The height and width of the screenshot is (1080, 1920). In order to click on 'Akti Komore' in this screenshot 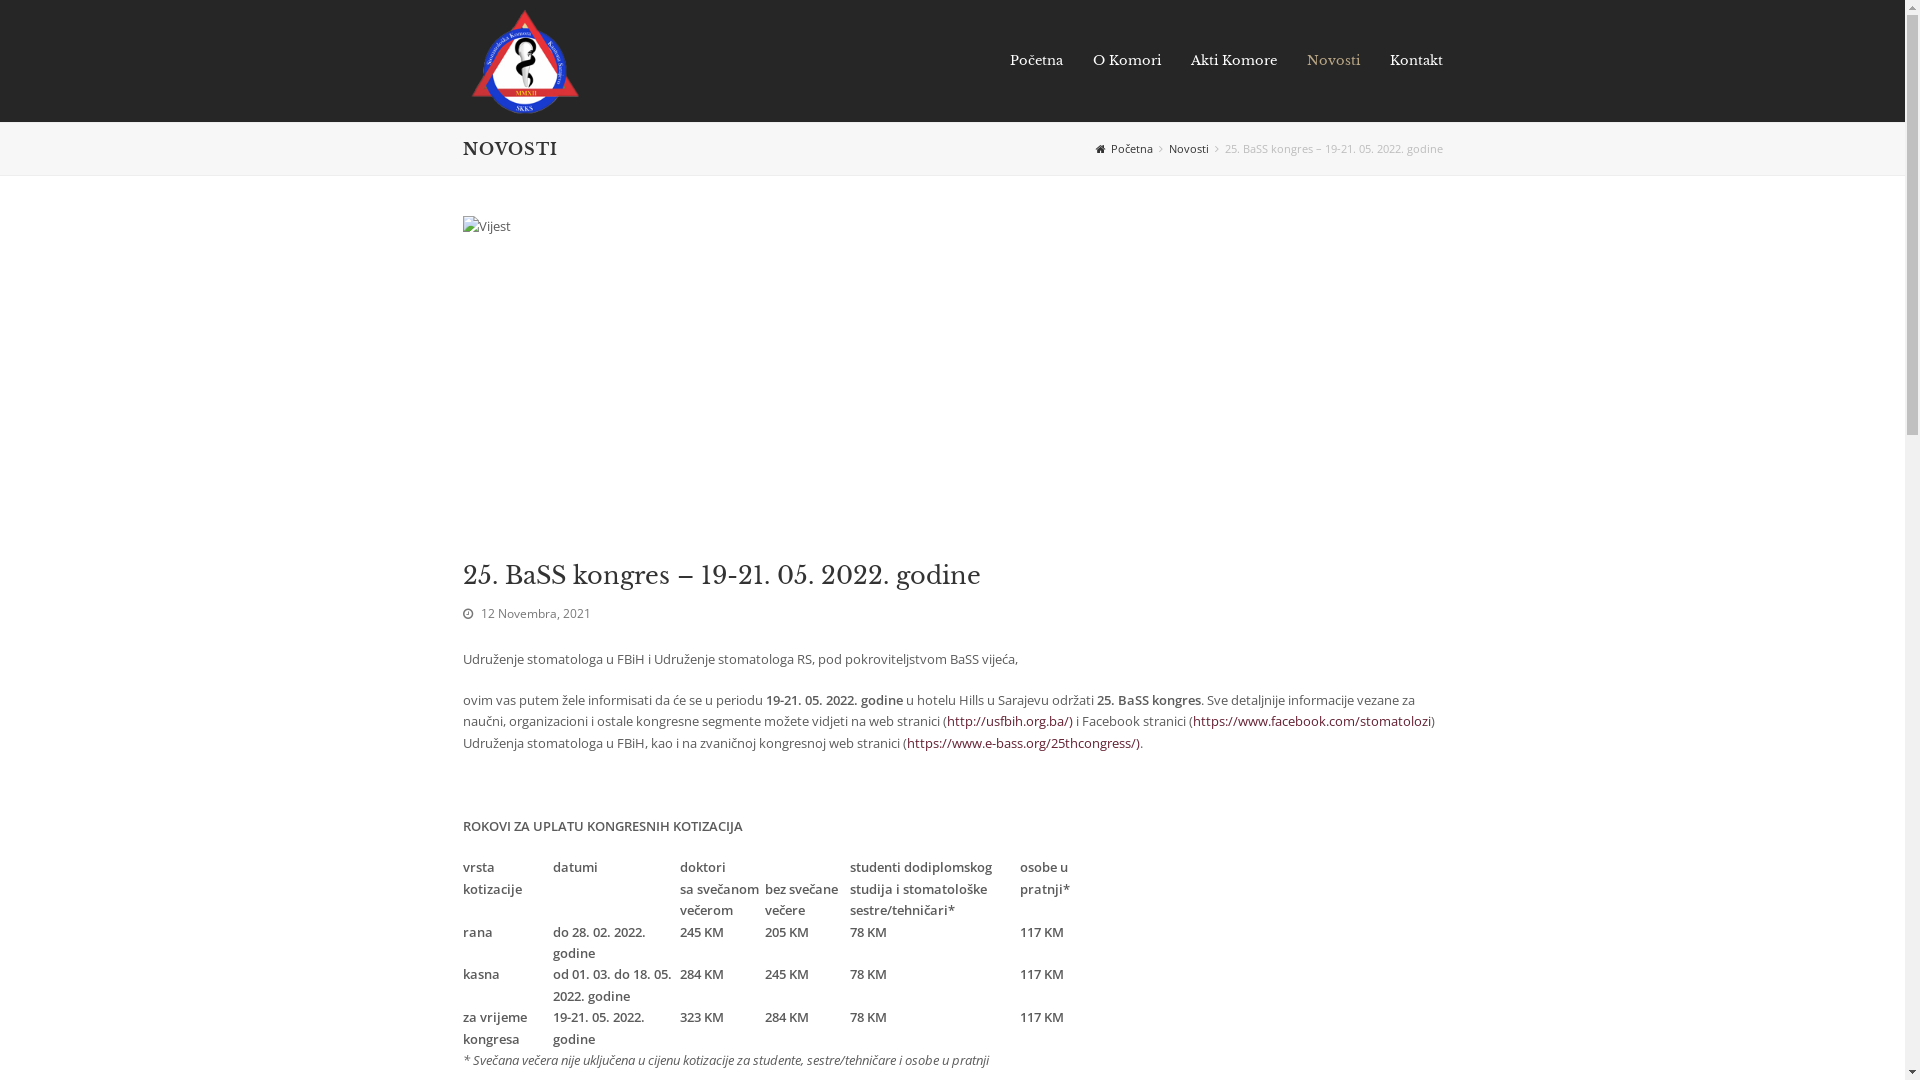, I will do `click(1232, 60)`.